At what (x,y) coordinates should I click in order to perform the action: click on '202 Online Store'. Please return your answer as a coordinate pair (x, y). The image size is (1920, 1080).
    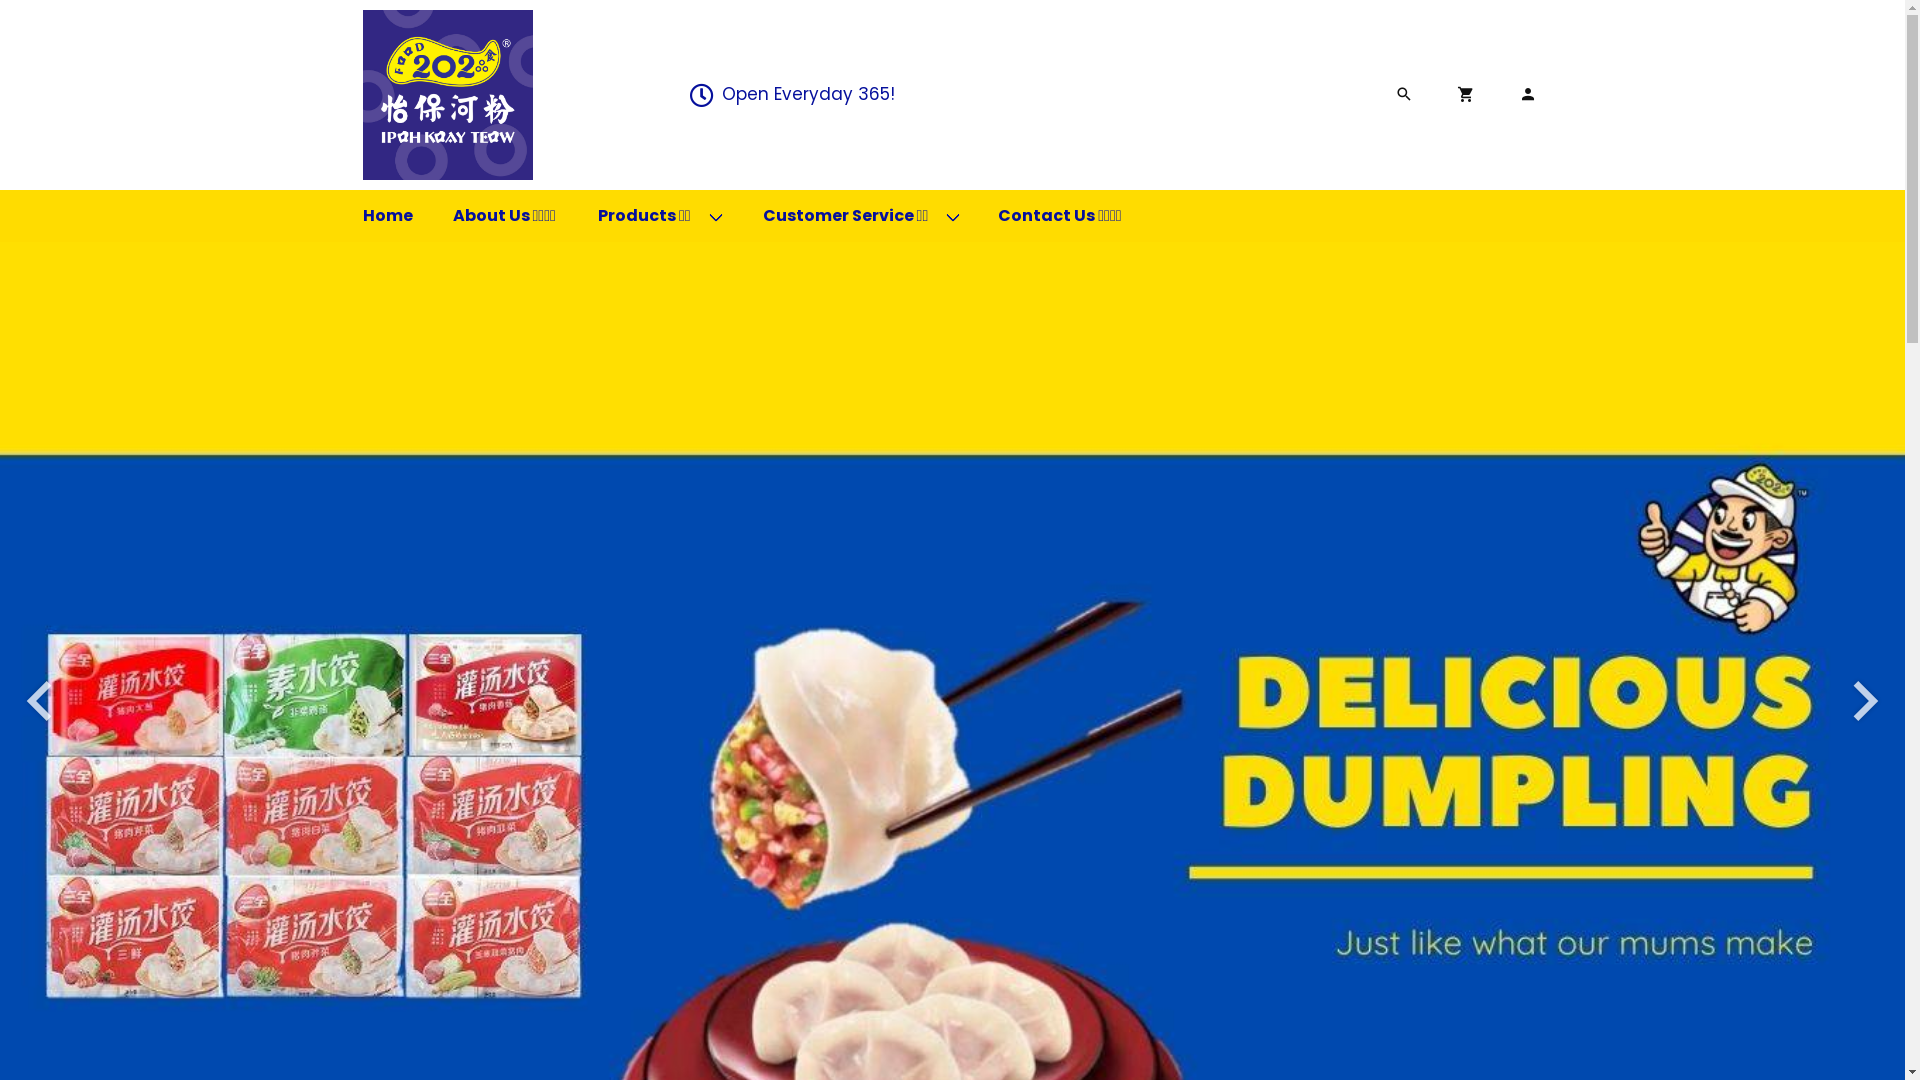
    Looking at the image, I should click on (445, 95).